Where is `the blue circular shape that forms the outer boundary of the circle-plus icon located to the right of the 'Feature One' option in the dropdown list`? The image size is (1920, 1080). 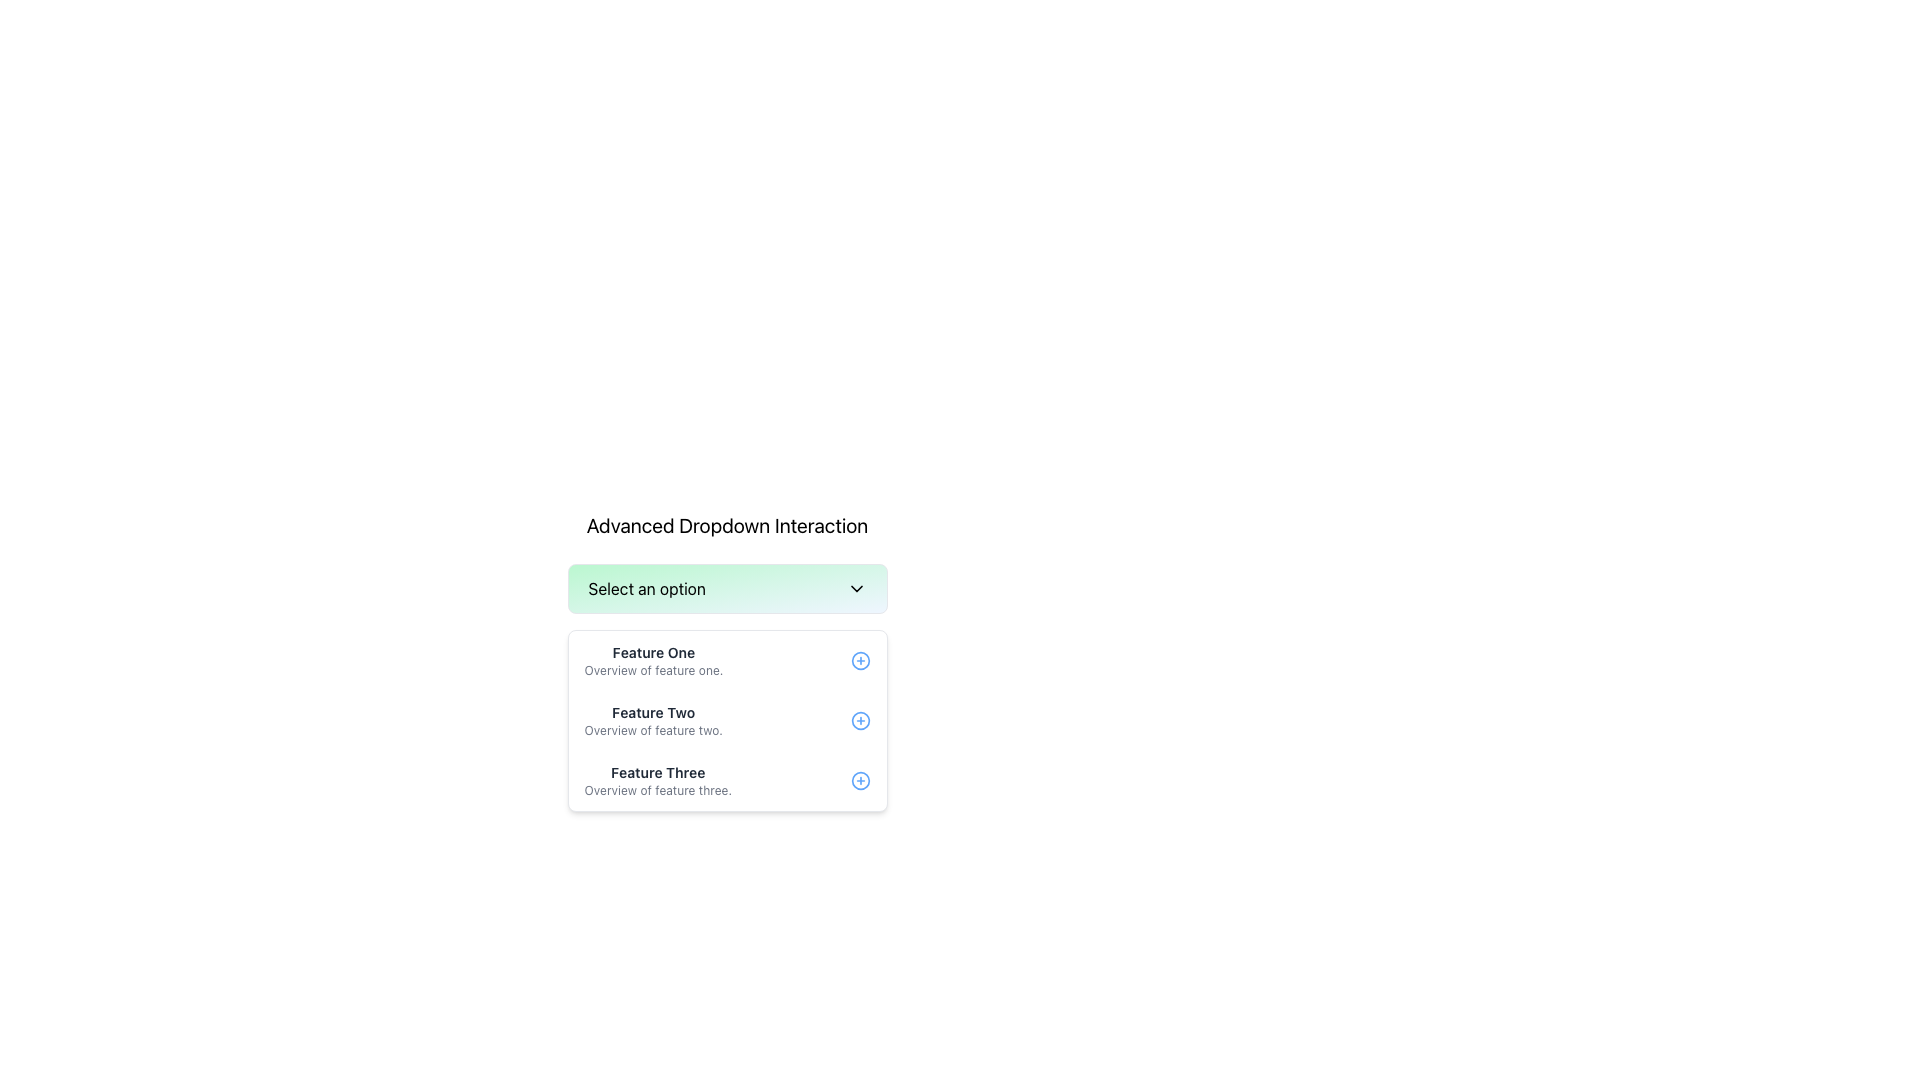 the blue circular shape that forms the outer boundary of the circle-plus icon located to the right of the 'Feature One' option in the dropdown list is located at coordinates (860, 660).